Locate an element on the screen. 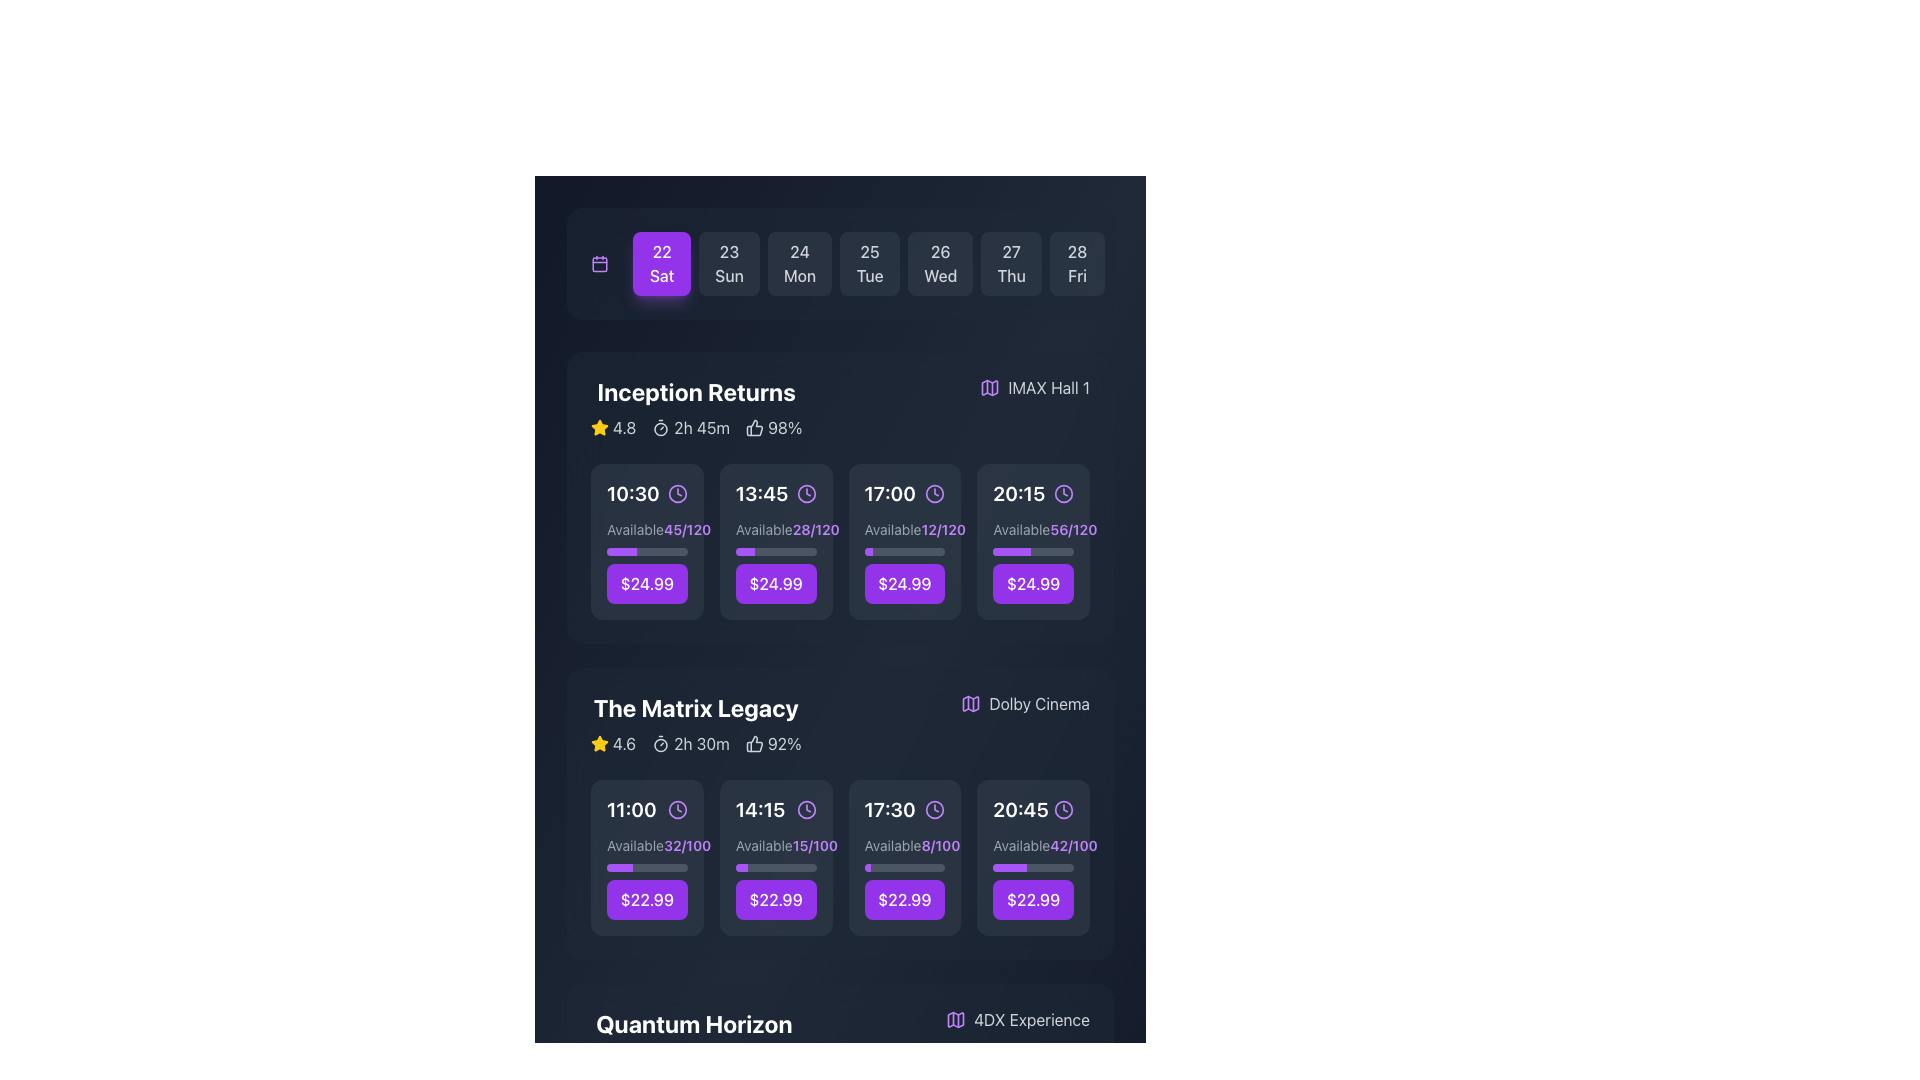 This screenshot has width=1920, height=1080. the sofa SVG icon within the 'Select Seats' button, which features a purple background and white text, indicating an interactive element is located at coordinates (744, 542).